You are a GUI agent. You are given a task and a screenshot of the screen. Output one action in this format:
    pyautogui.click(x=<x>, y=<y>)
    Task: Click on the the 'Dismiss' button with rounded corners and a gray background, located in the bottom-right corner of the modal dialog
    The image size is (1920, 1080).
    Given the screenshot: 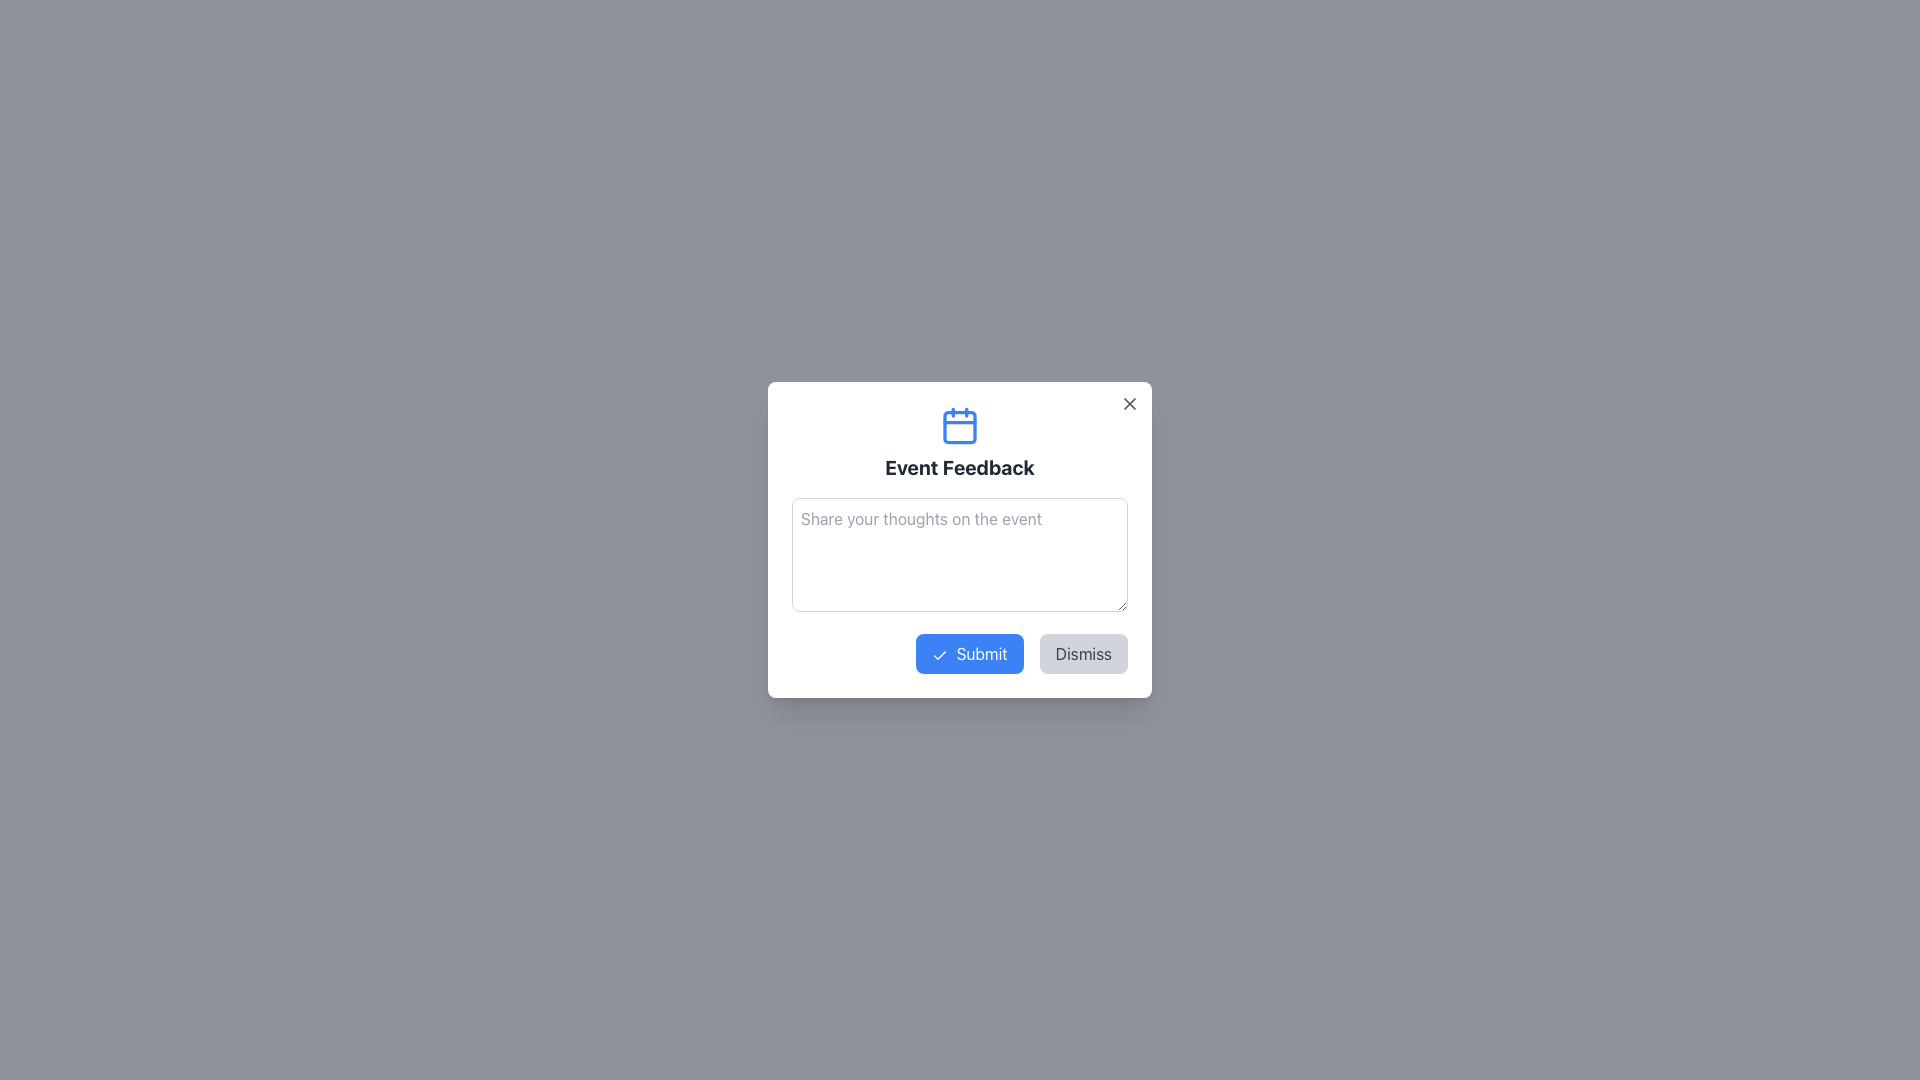 What is the action you would take?
    pyautogui.click(x=1082, y=654)
    